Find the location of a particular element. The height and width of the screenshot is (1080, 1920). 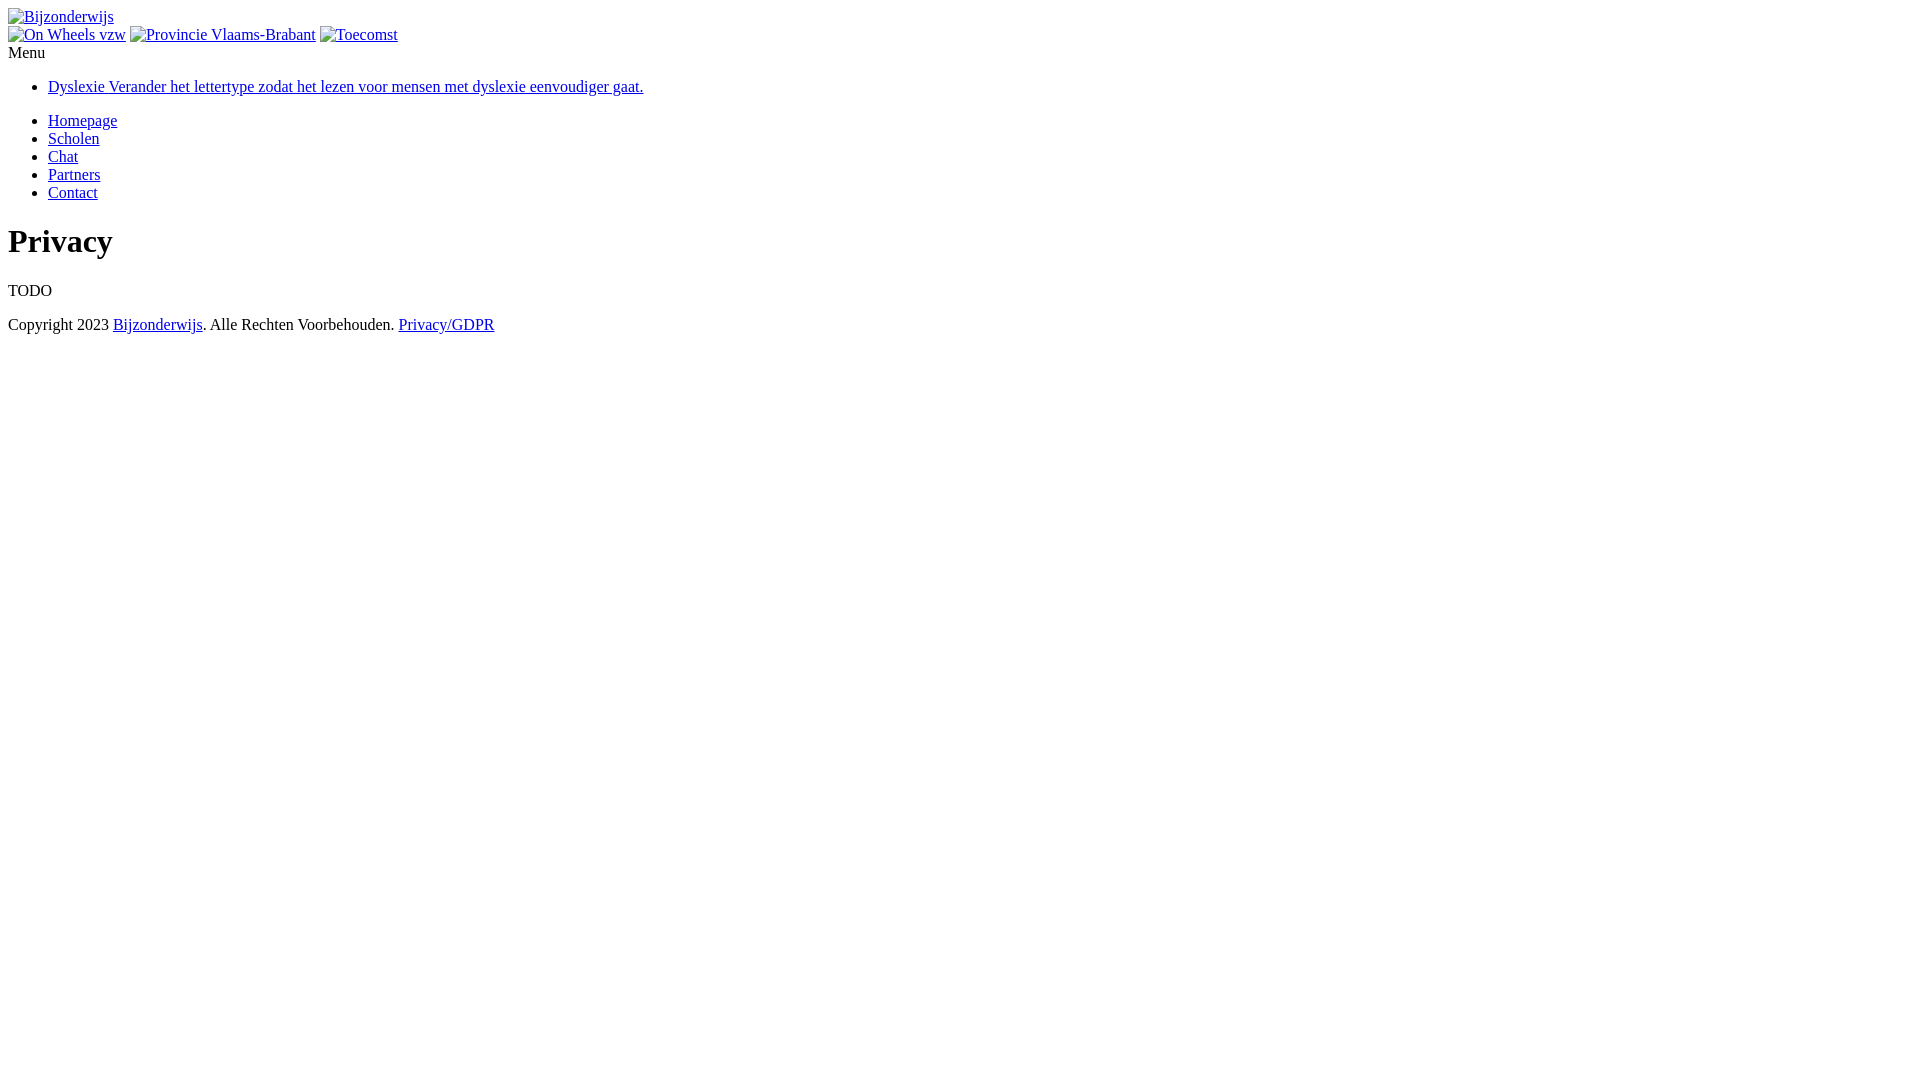

'Chat' is located at coordinates (62, 155).